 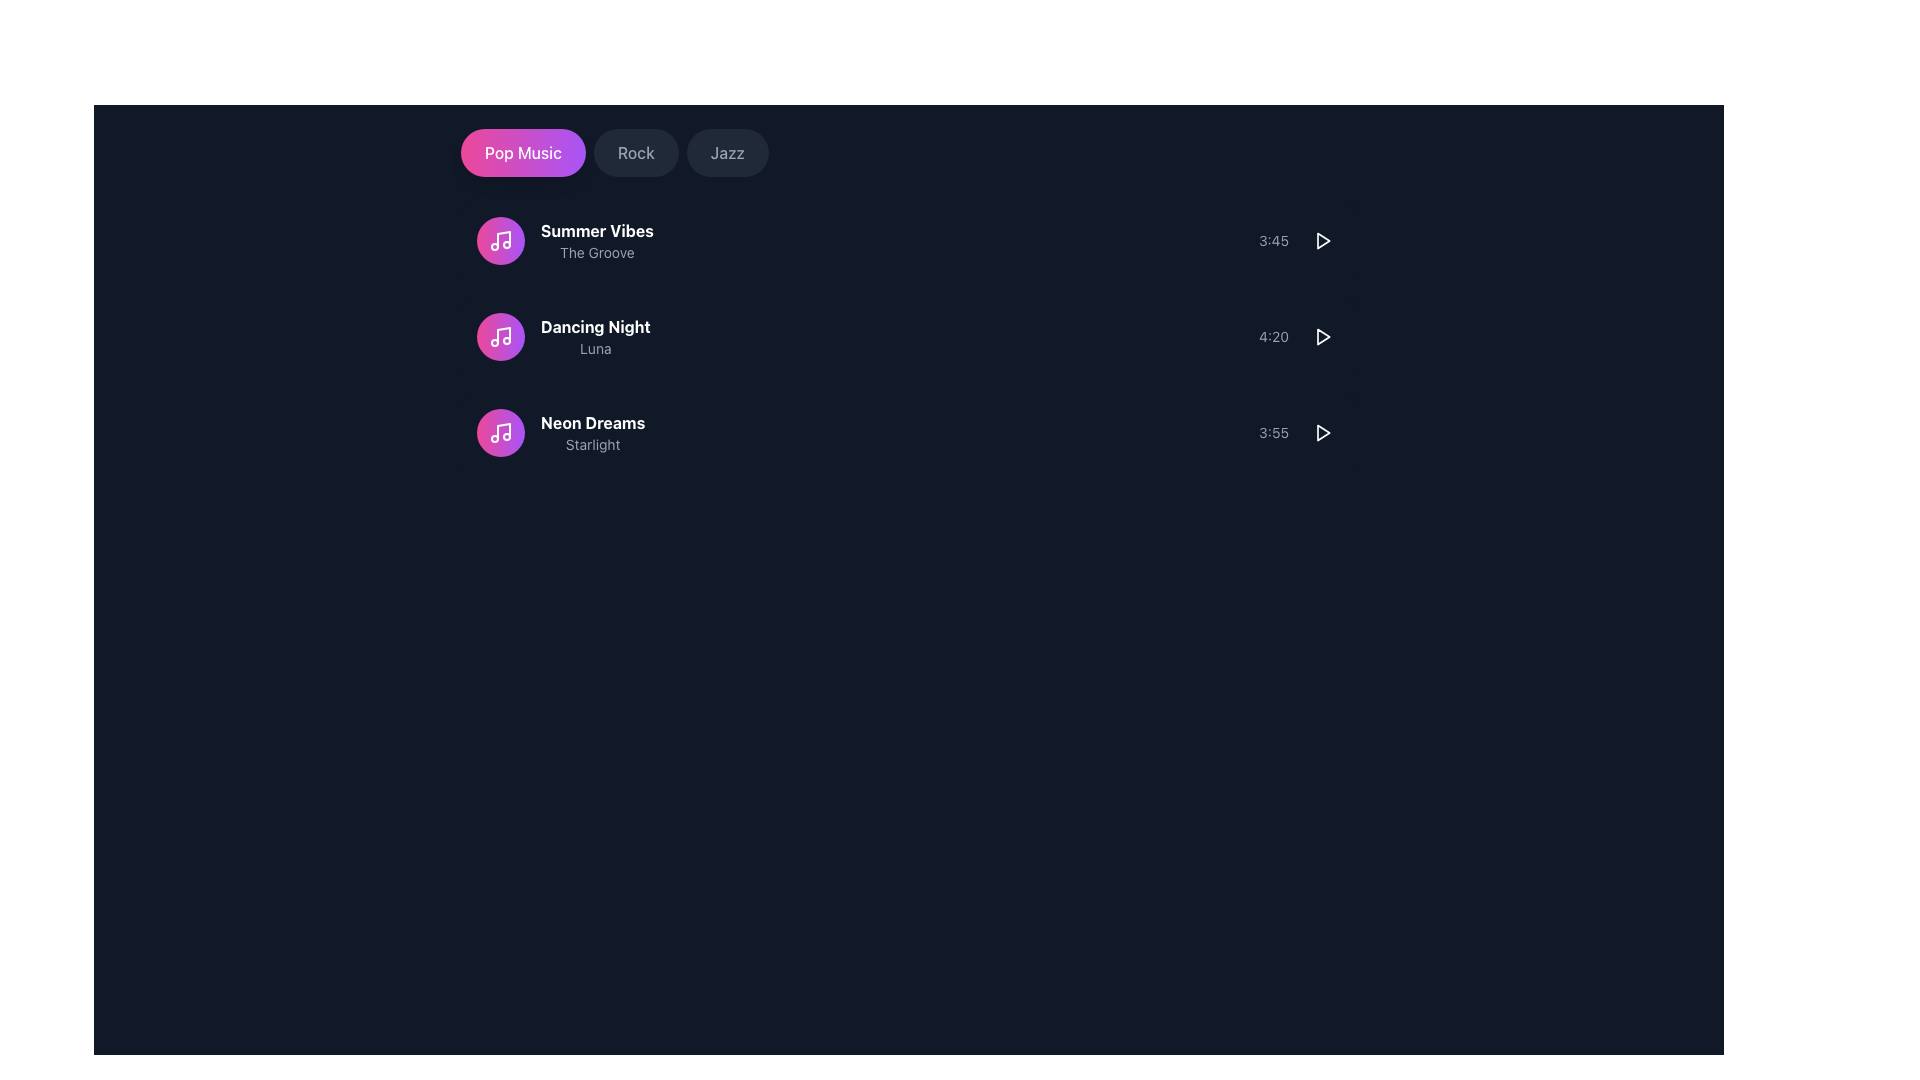 I want to click on the text label displaying the title 'Neon Dreams' and subtitle 'Starlight', so click(x=592, y=431).